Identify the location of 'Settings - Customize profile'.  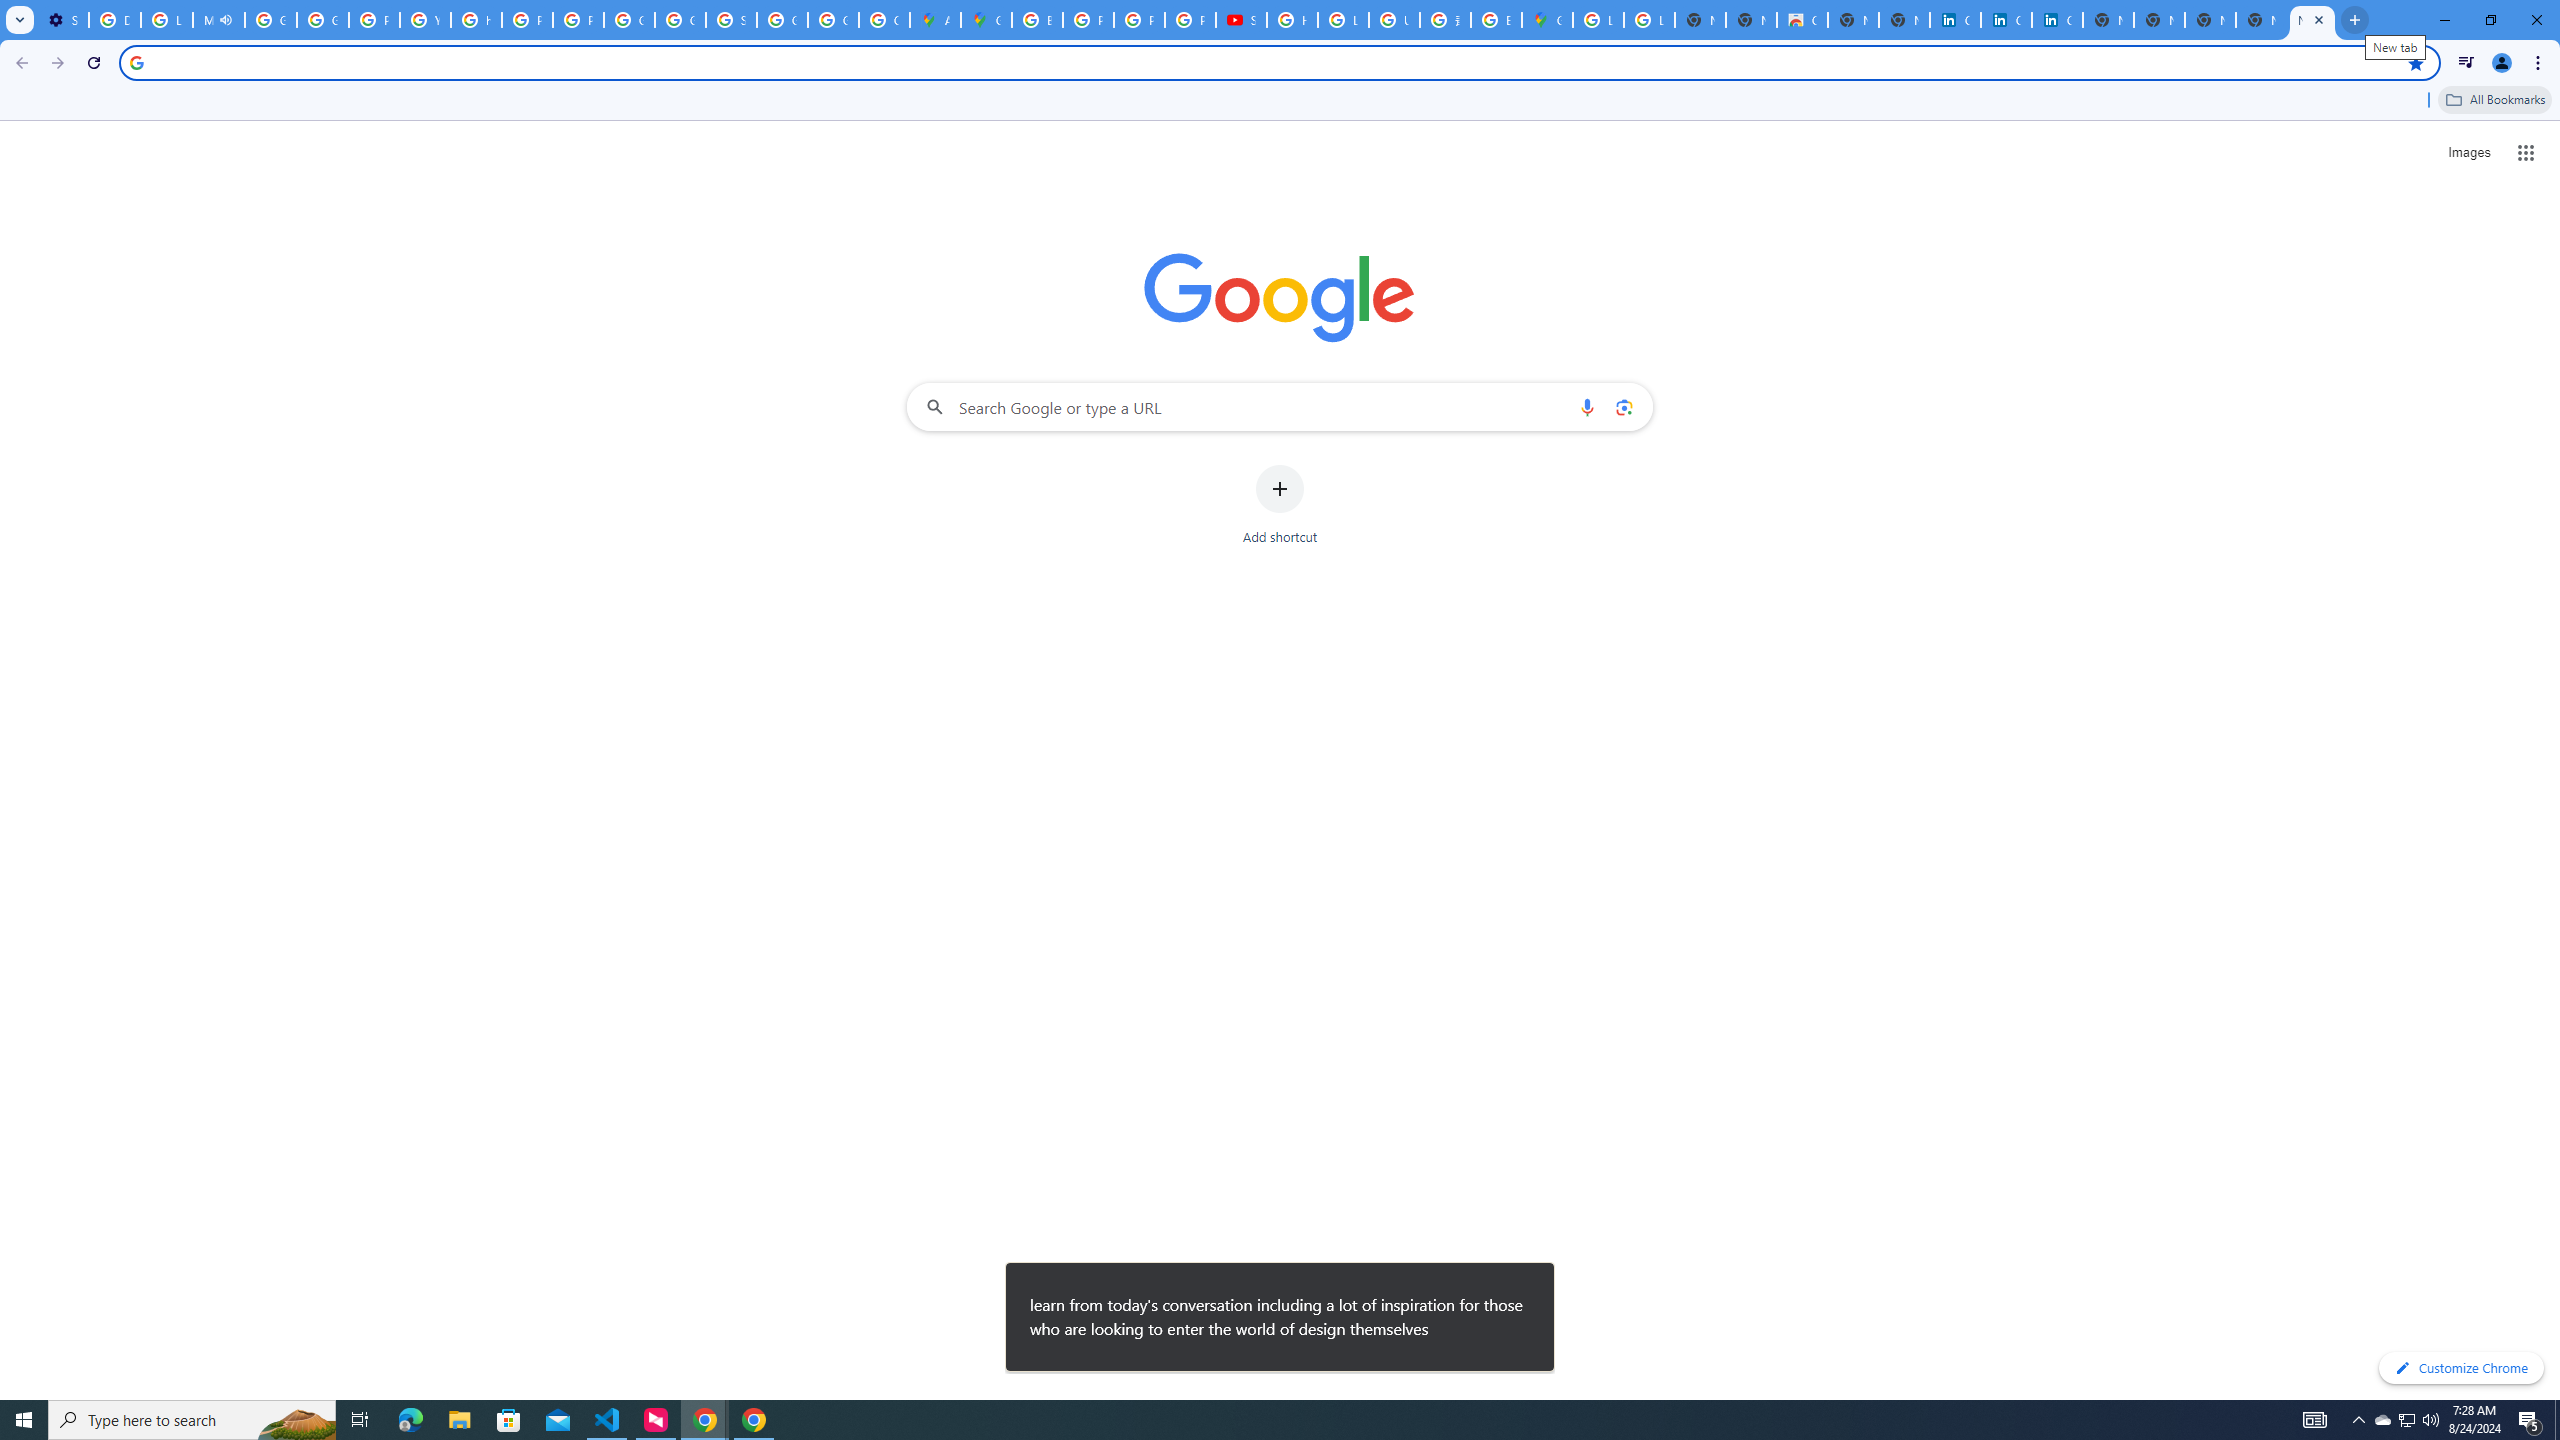
(61, 19).